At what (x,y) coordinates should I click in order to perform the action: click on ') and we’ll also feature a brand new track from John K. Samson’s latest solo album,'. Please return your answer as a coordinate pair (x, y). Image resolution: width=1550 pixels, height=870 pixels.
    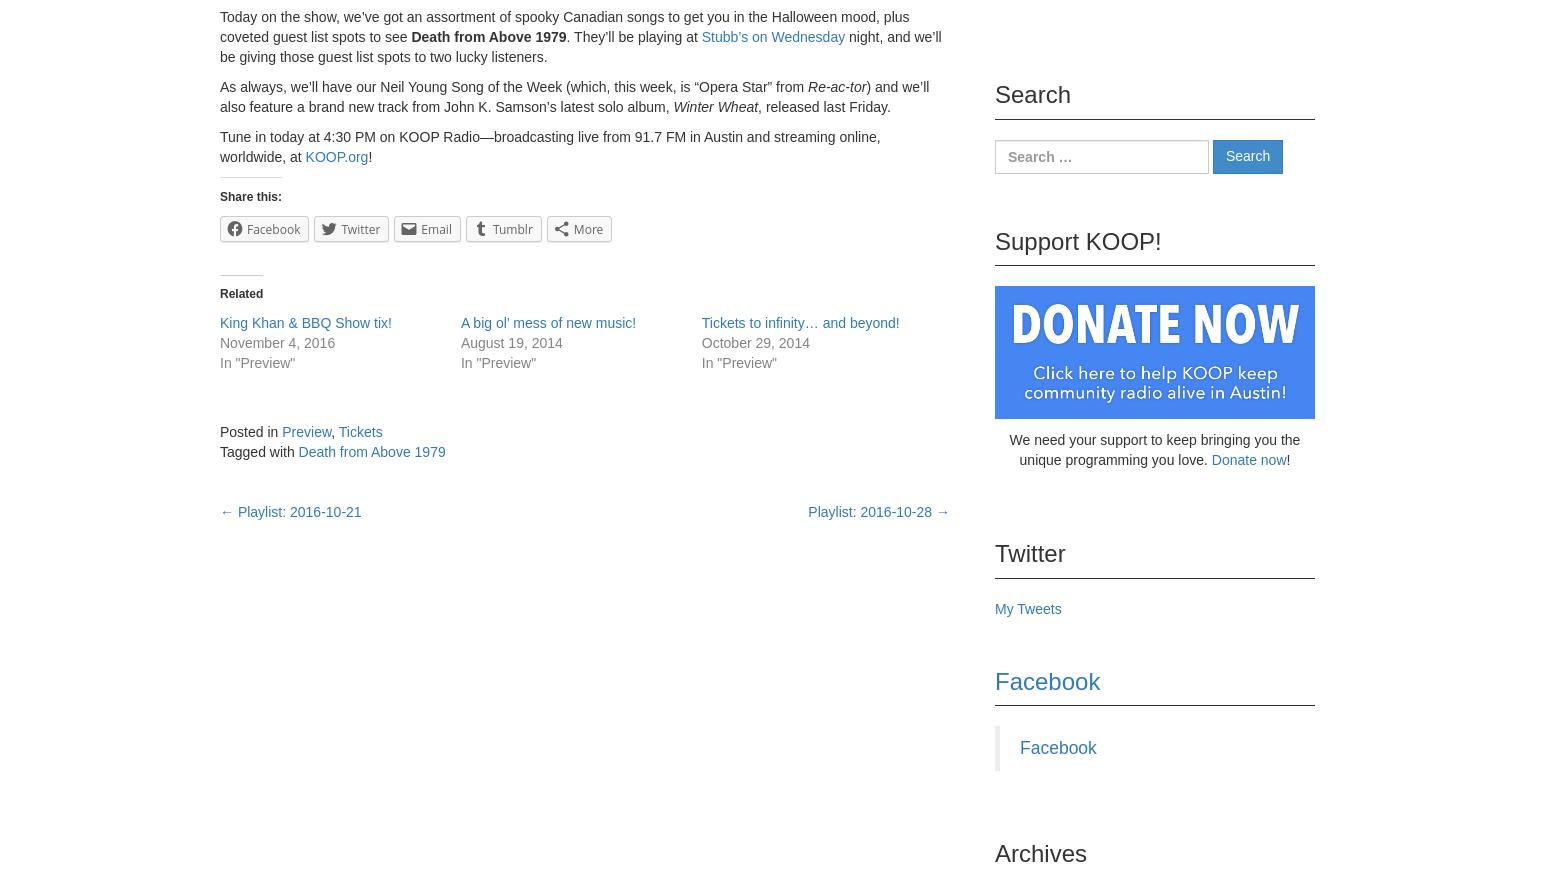
    Looking at the image, I should click on (574, 94).